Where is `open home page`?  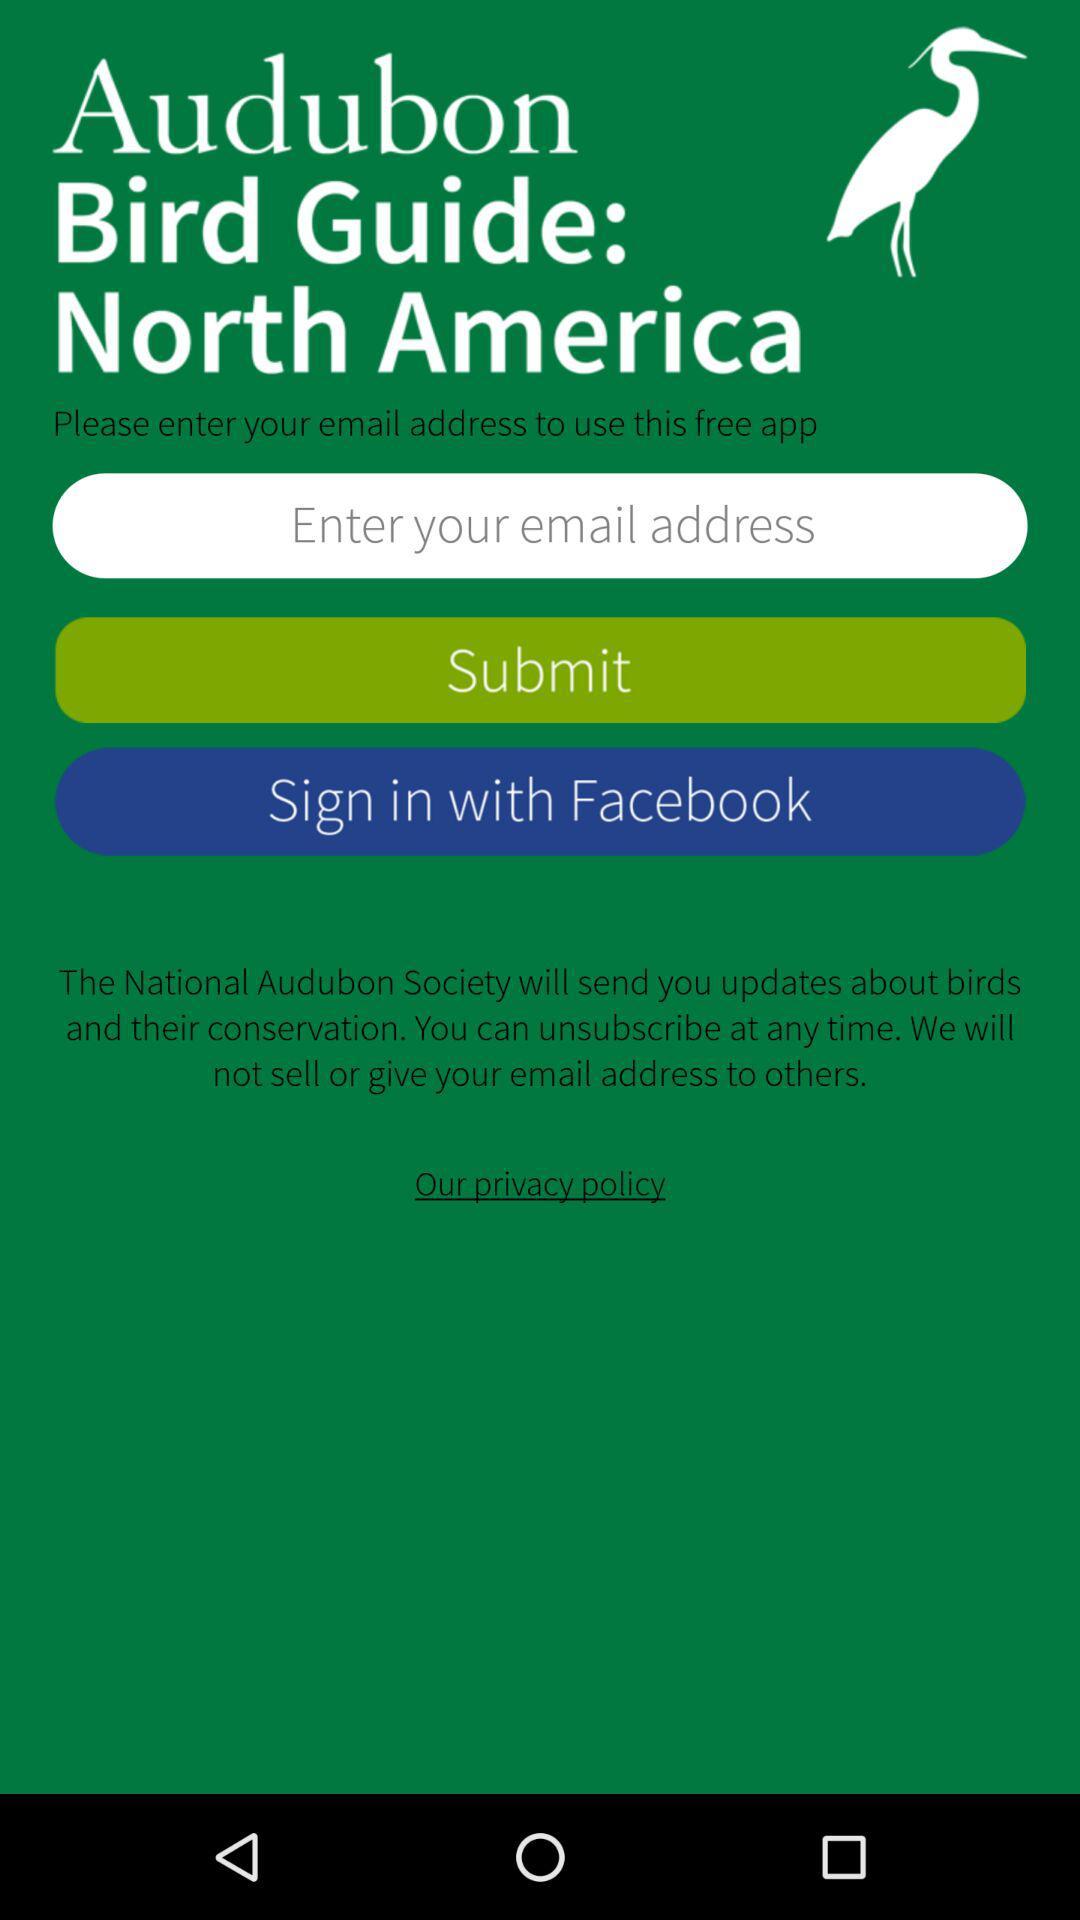 open home page is located at coordinates (540, 200).